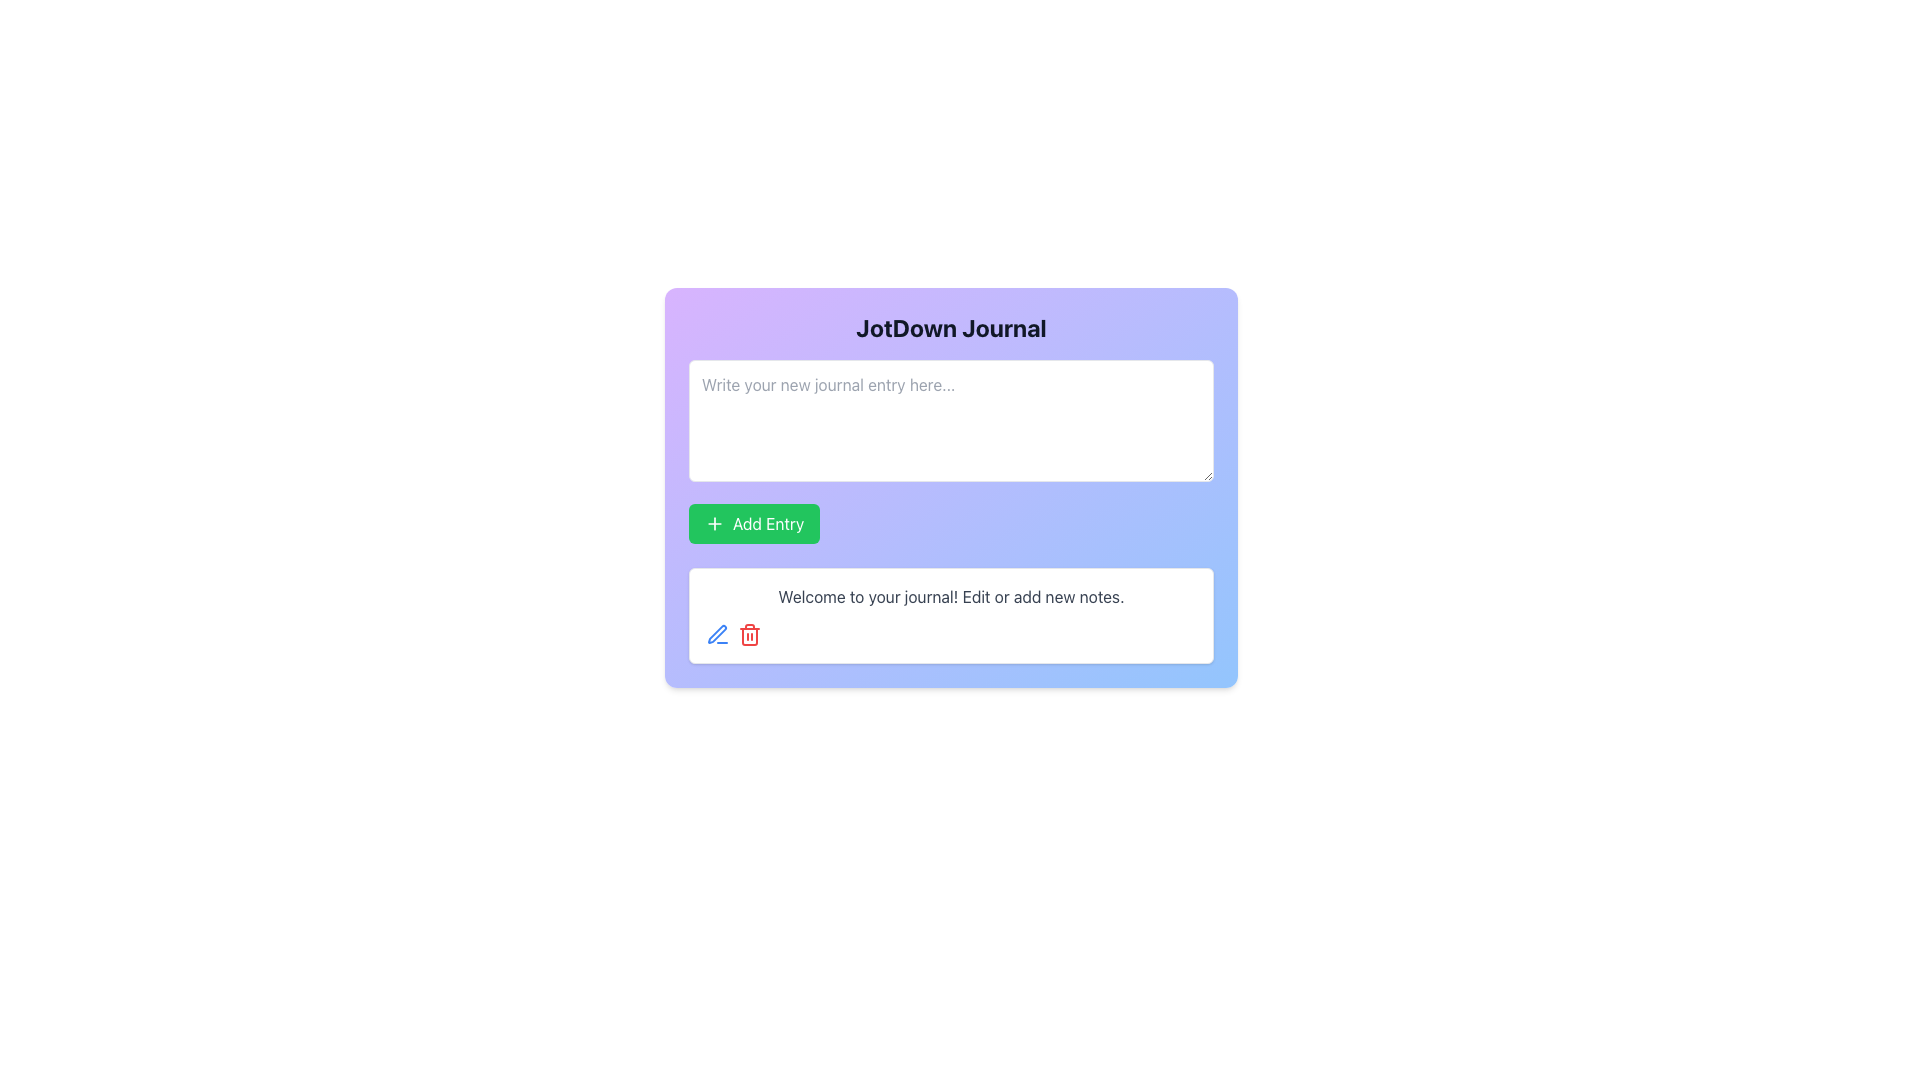 This screenshot has height=1080, width=1920. I want to click on the green 'Add Entry' button with a white plus icon, located directly below the 'Write your new journal entry here...' input field, so click(753, 523).